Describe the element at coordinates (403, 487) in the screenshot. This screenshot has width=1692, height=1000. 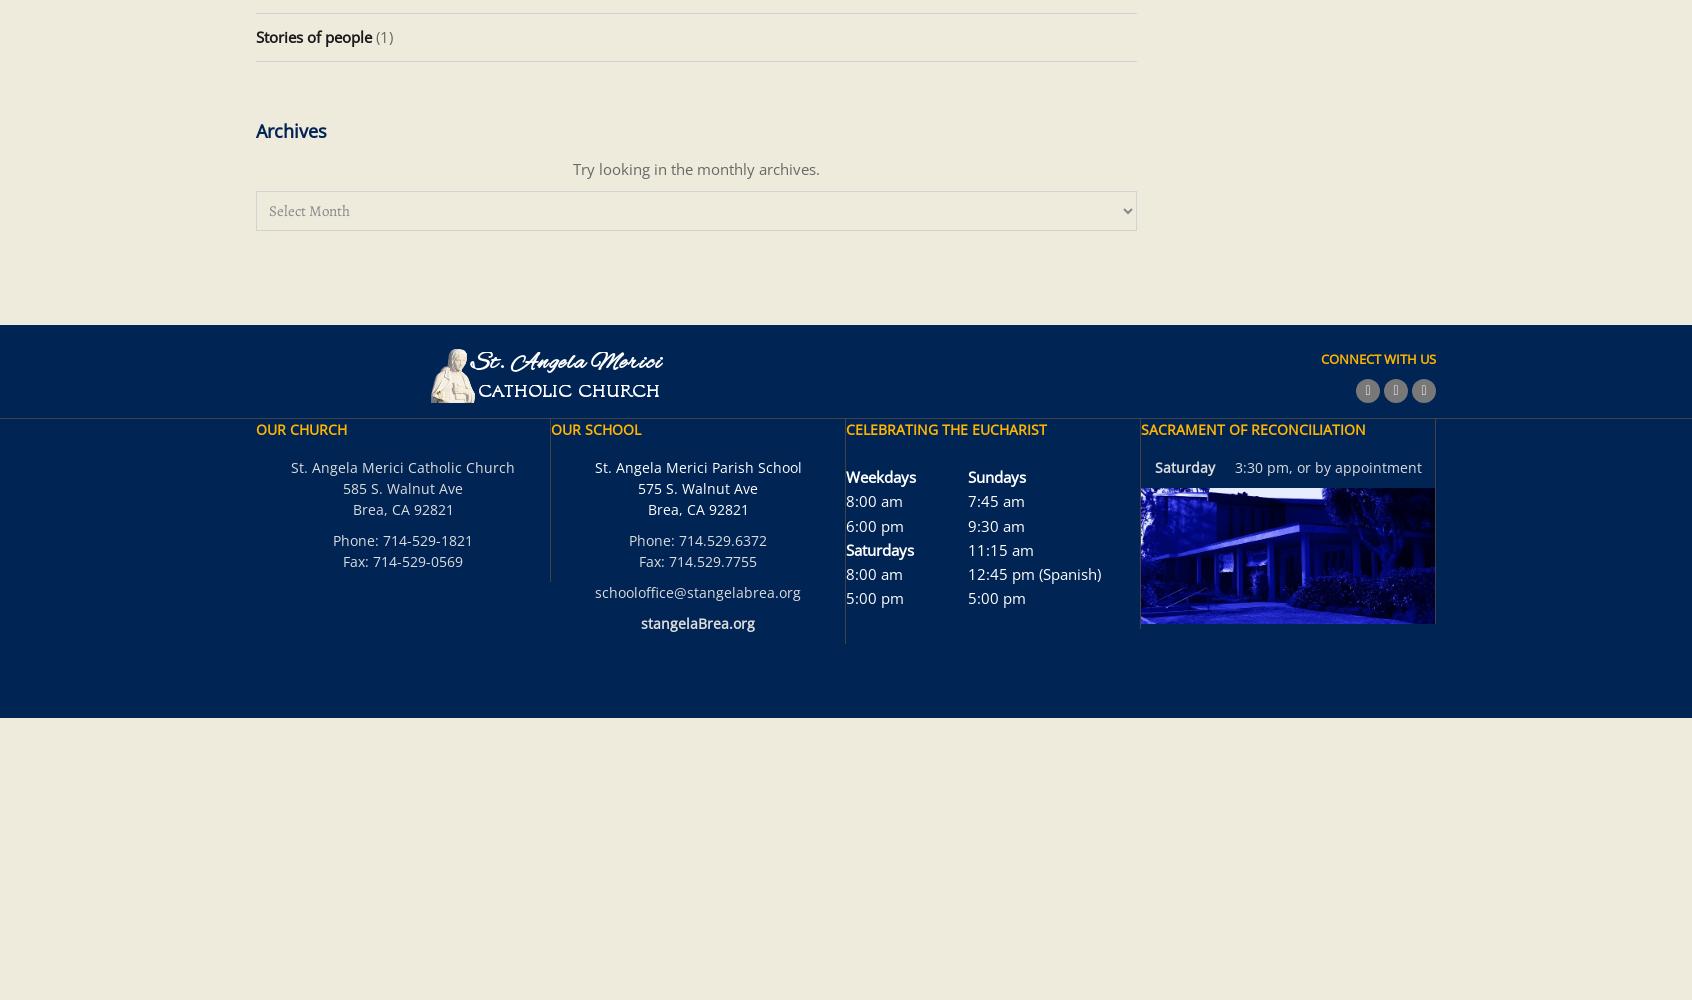
I see `'585 S. Walnut Ave'` at that location.